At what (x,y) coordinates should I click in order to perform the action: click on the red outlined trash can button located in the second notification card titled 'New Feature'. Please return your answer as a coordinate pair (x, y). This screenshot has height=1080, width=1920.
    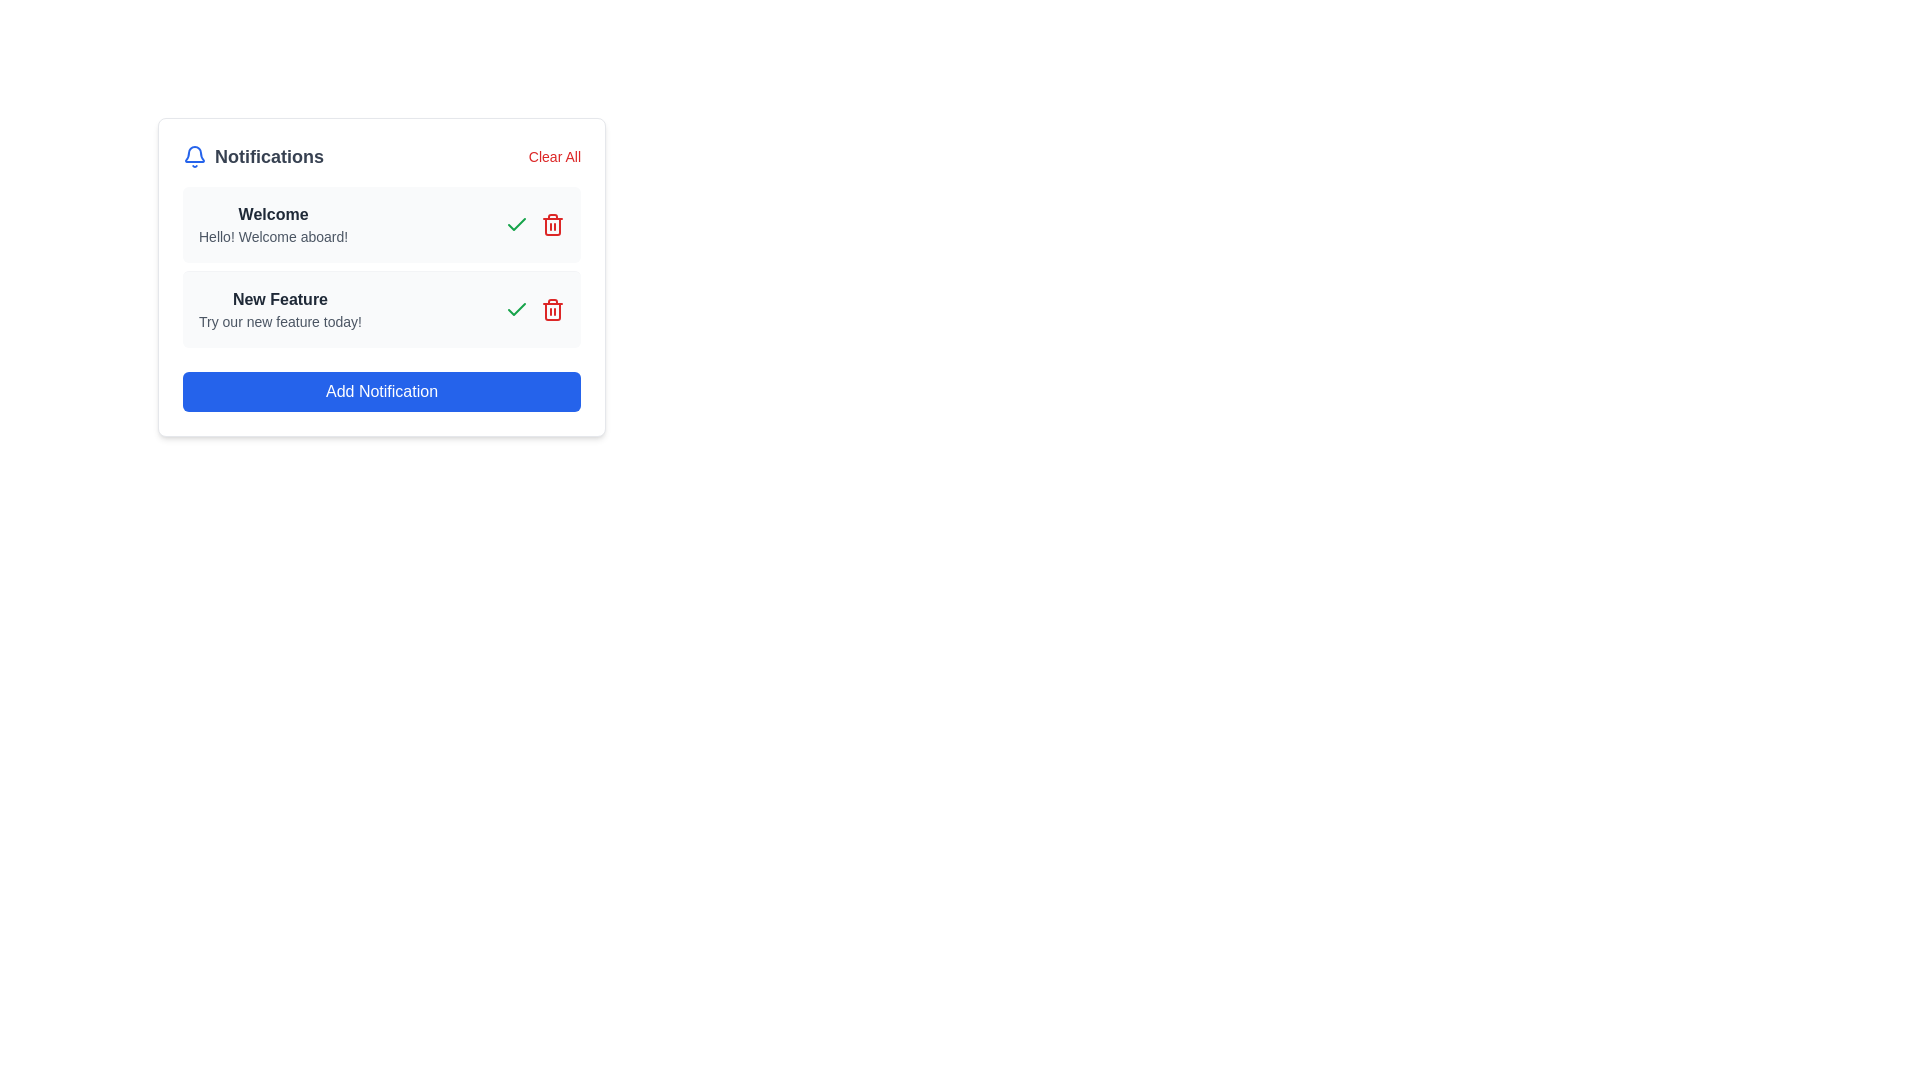
    Looking at the image, I should click on (552, 226).